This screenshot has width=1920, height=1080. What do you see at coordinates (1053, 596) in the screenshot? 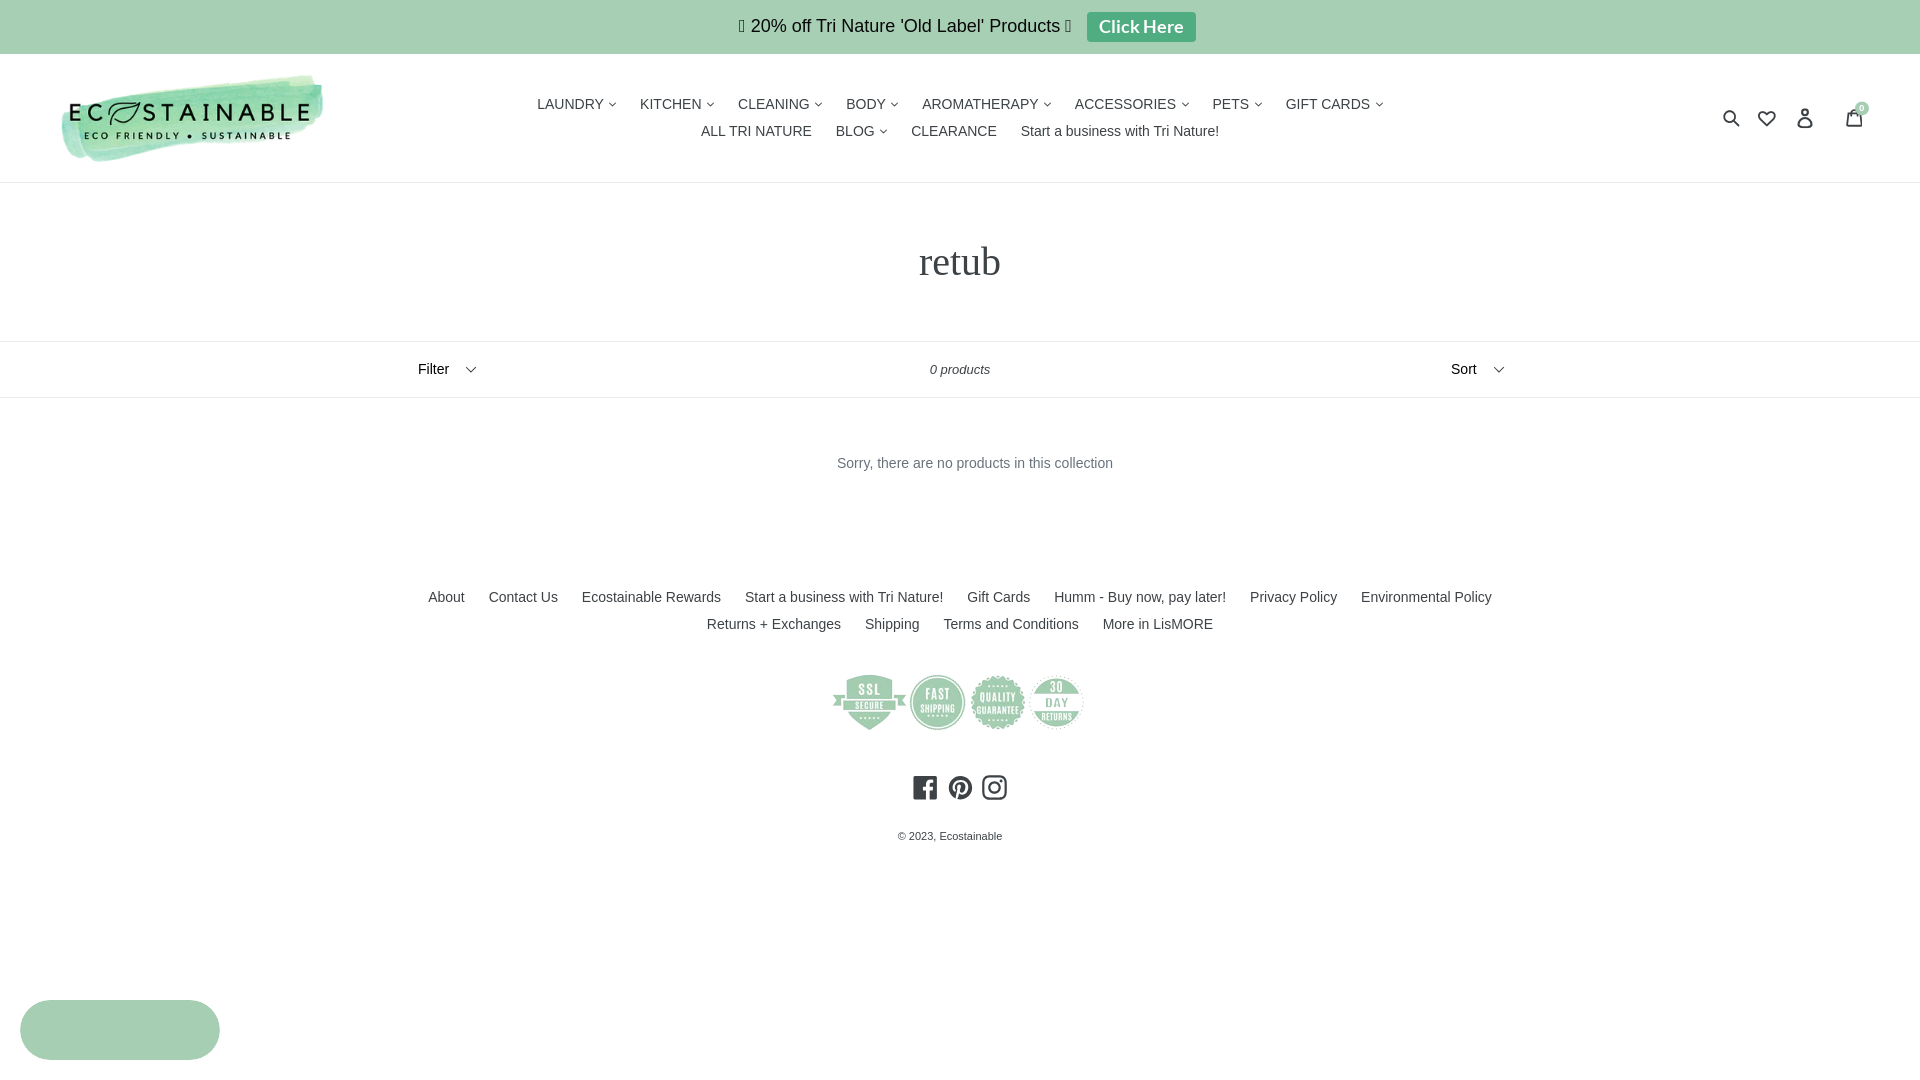
I see `'Humm - Buy now, pay later!'` at bounding box center [1053, 596].